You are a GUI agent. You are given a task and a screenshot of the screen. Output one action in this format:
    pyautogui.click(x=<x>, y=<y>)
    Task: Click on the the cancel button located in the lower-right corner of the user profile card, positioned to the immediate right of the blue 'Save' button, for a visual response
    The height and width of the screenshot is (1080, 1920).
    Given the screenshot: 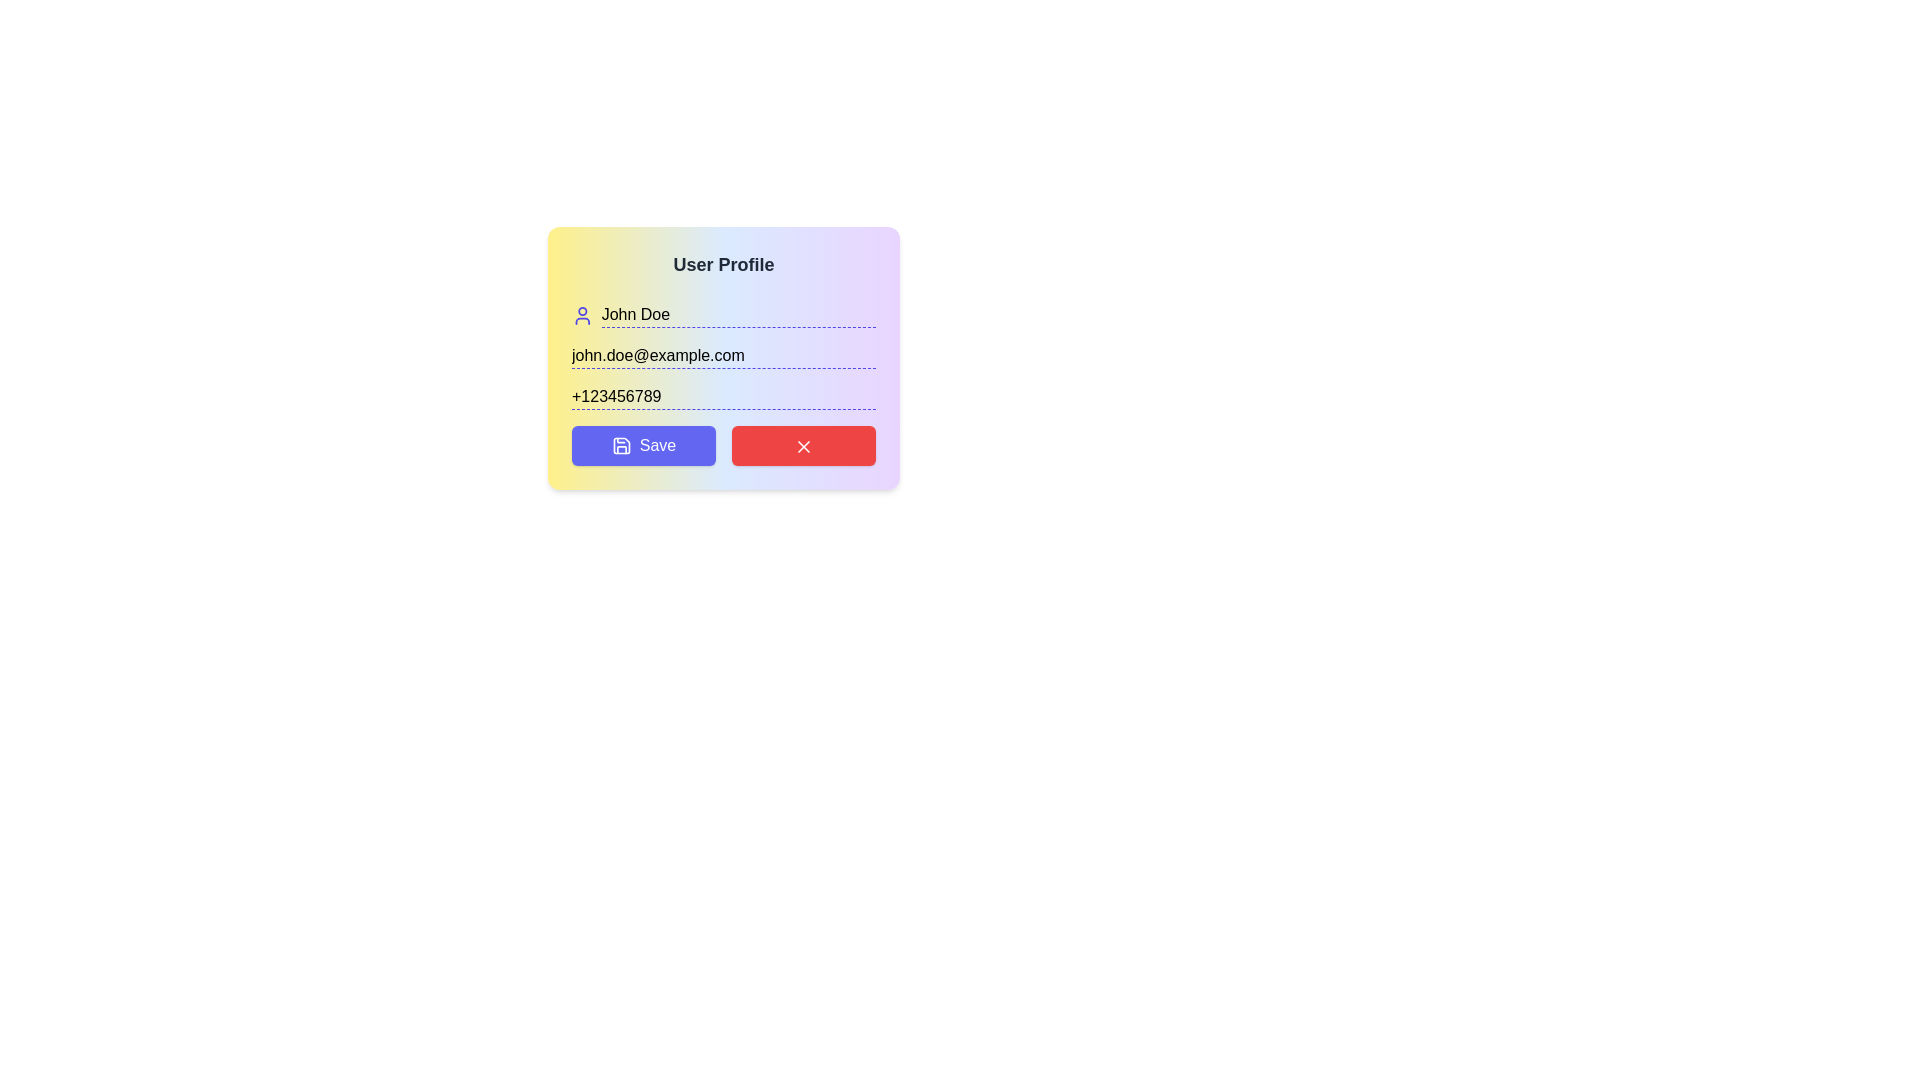 What is the action you would take?
    pyautogui.click(x=804, y=445)
    